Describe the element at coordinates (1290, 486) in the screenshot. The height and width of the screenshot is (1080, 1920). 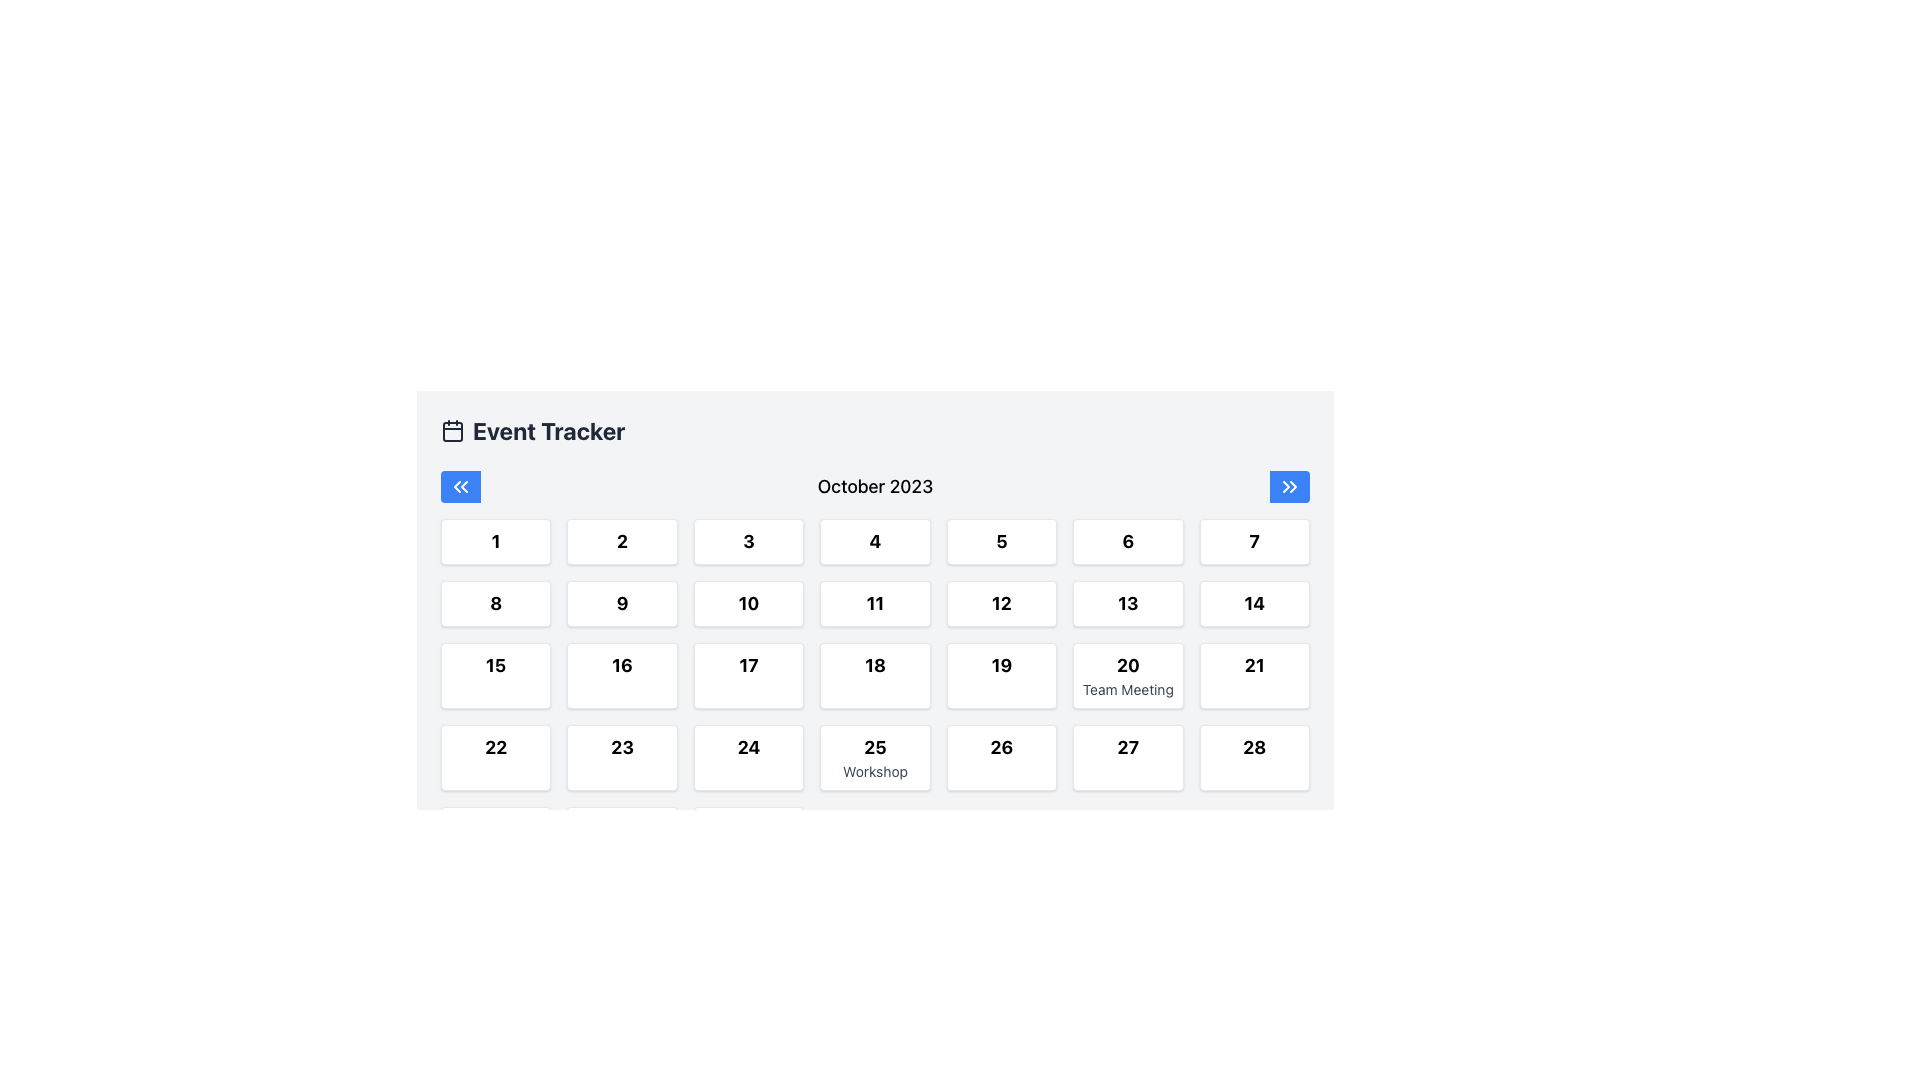
I see `the right-facing double-chevron icon on the calendar interface` at that location.